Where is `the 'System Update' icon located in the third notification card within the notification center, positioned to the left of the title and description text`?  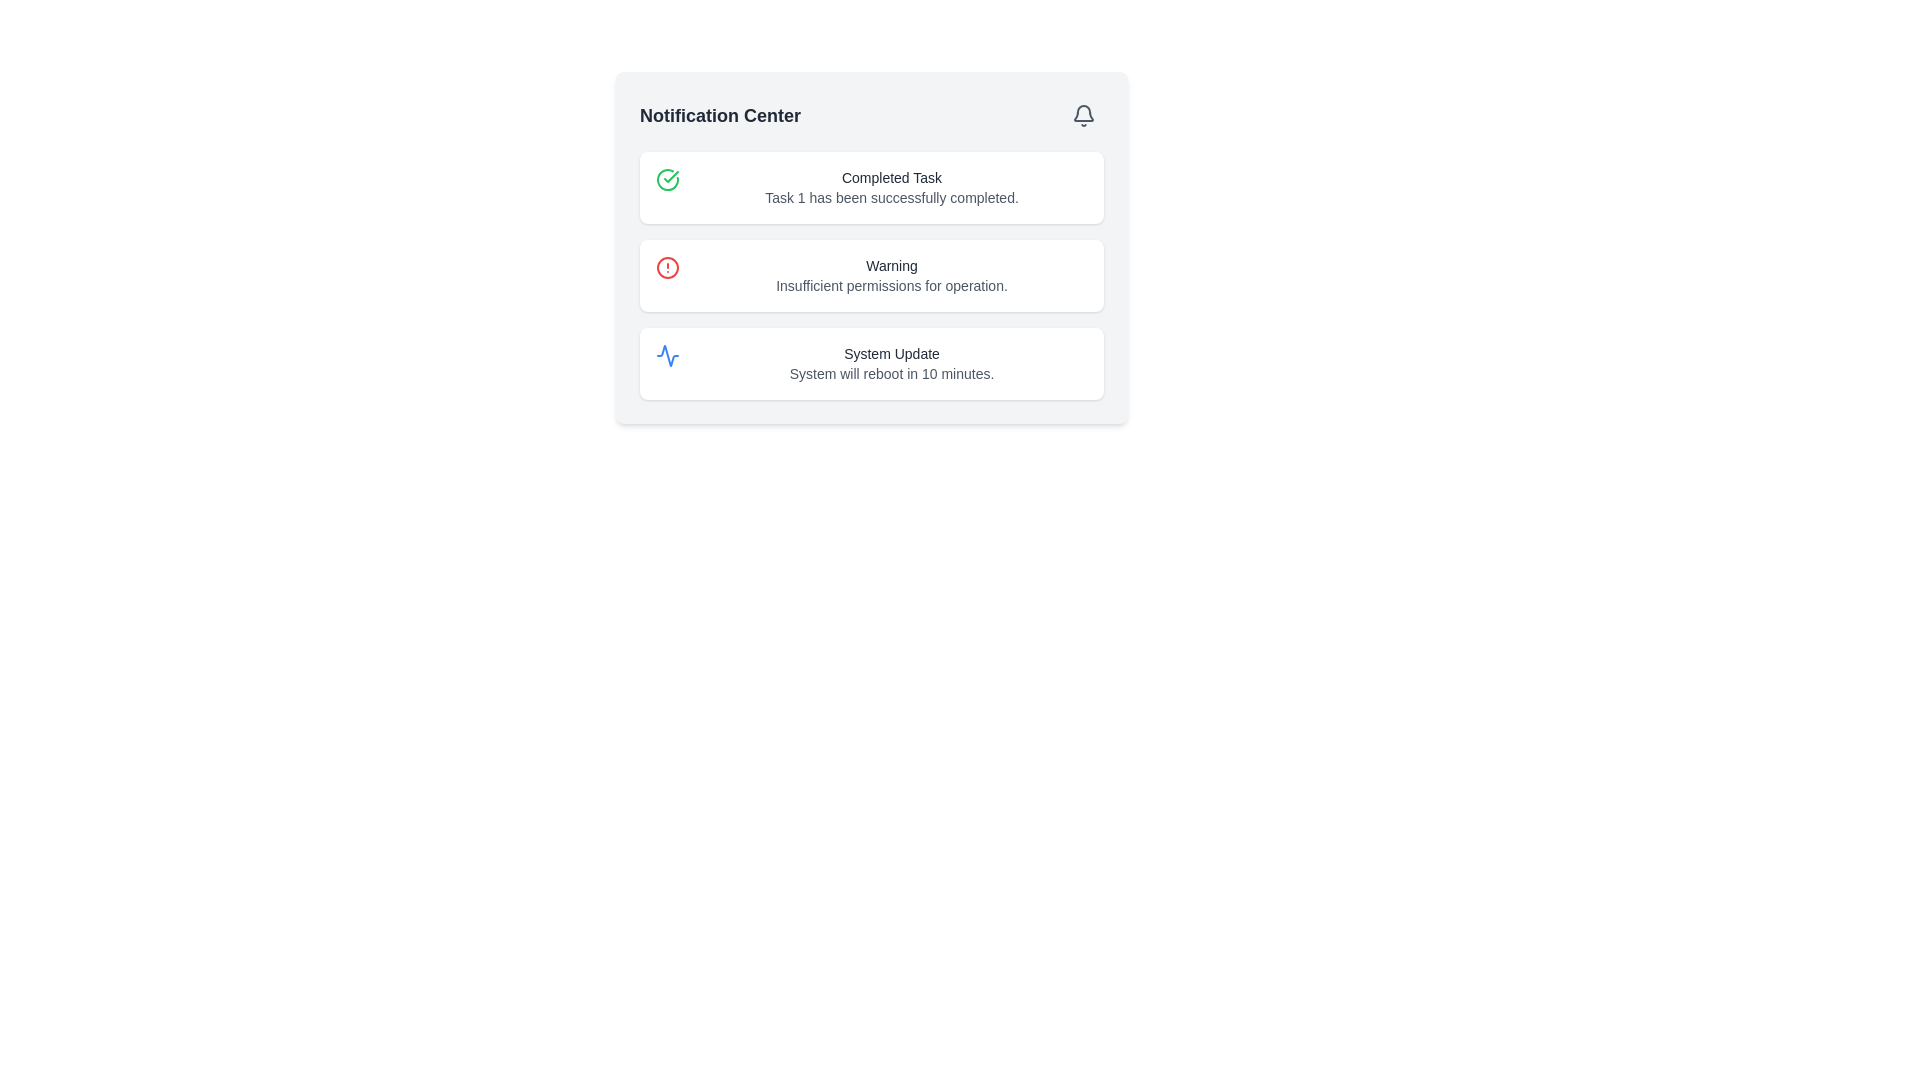 the 'System Update' icon located in the third notification card within the notification center, positioned to the left of the title and description text is located at coordinates (667, 354).